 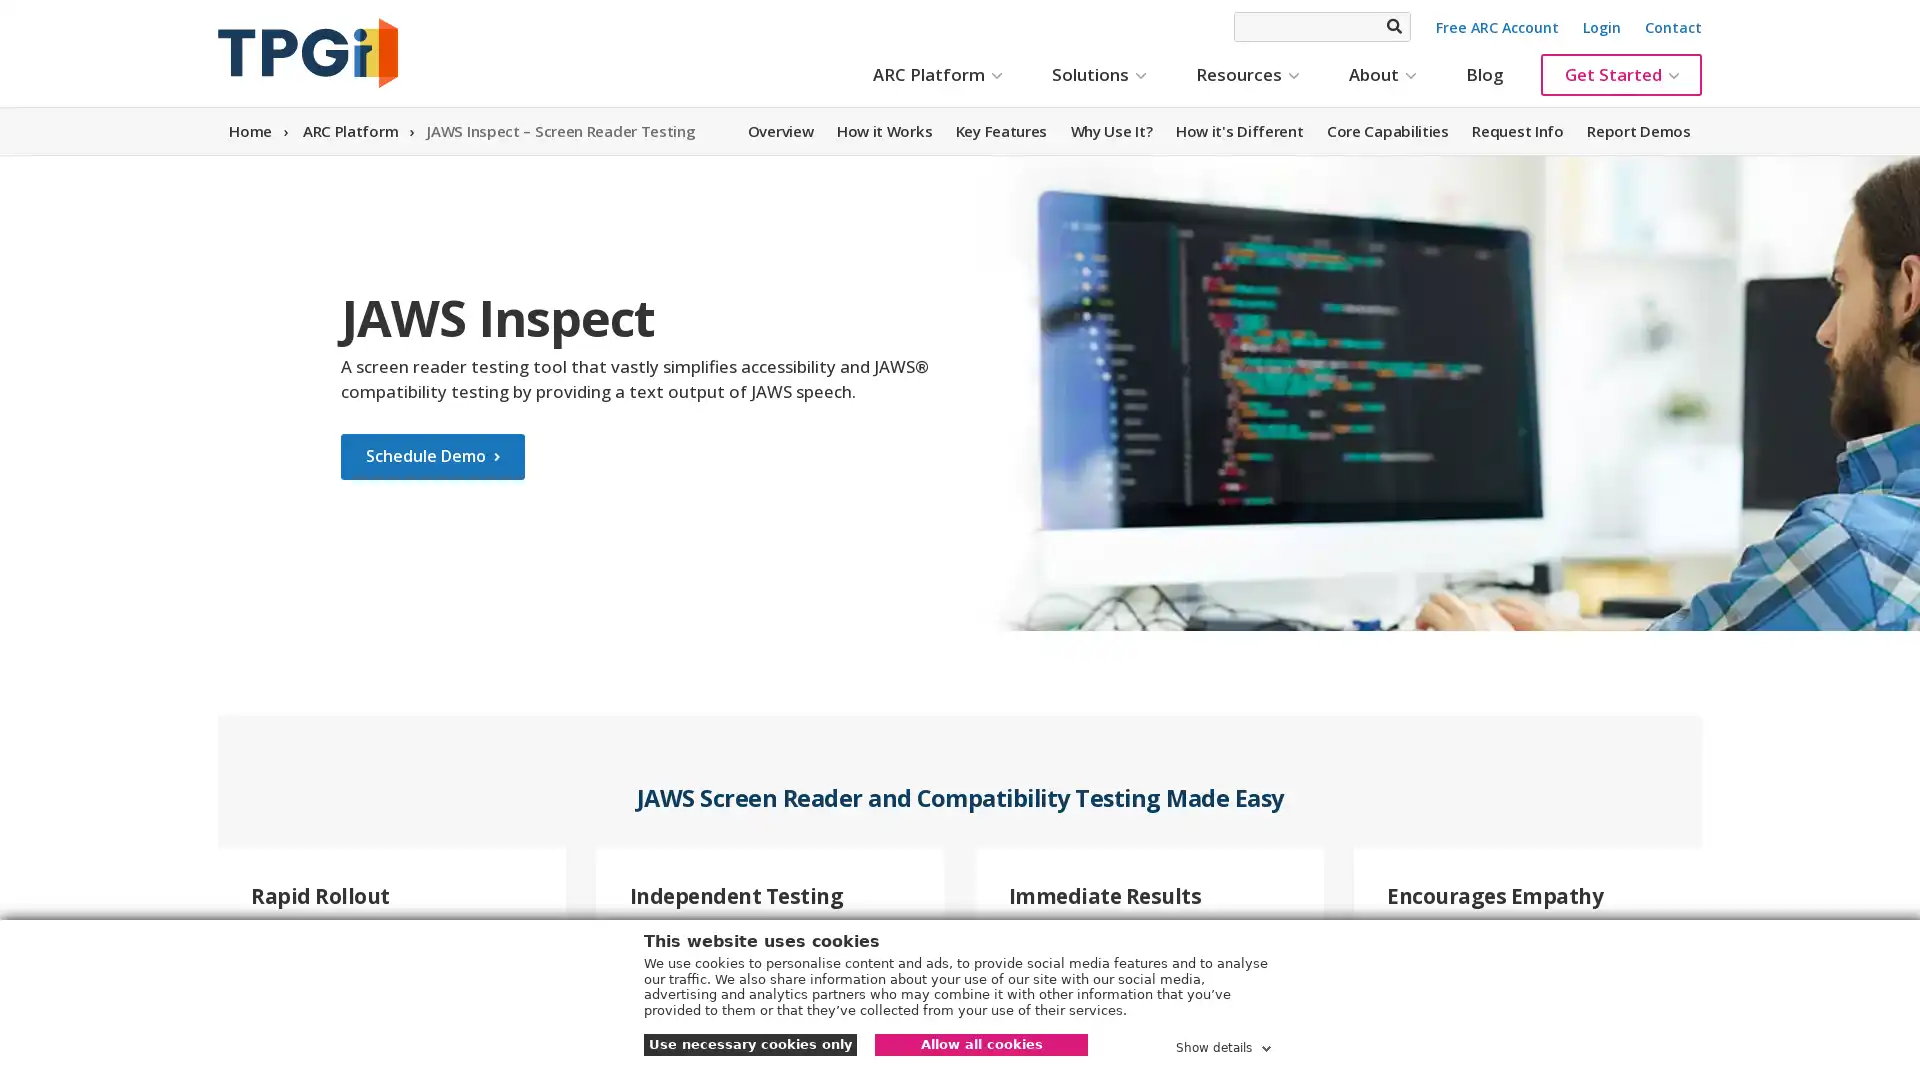 What do you see at coordinates (1392, 26) in the screenshot?
I see `Submit Search` at bounding box center [1392, 26].